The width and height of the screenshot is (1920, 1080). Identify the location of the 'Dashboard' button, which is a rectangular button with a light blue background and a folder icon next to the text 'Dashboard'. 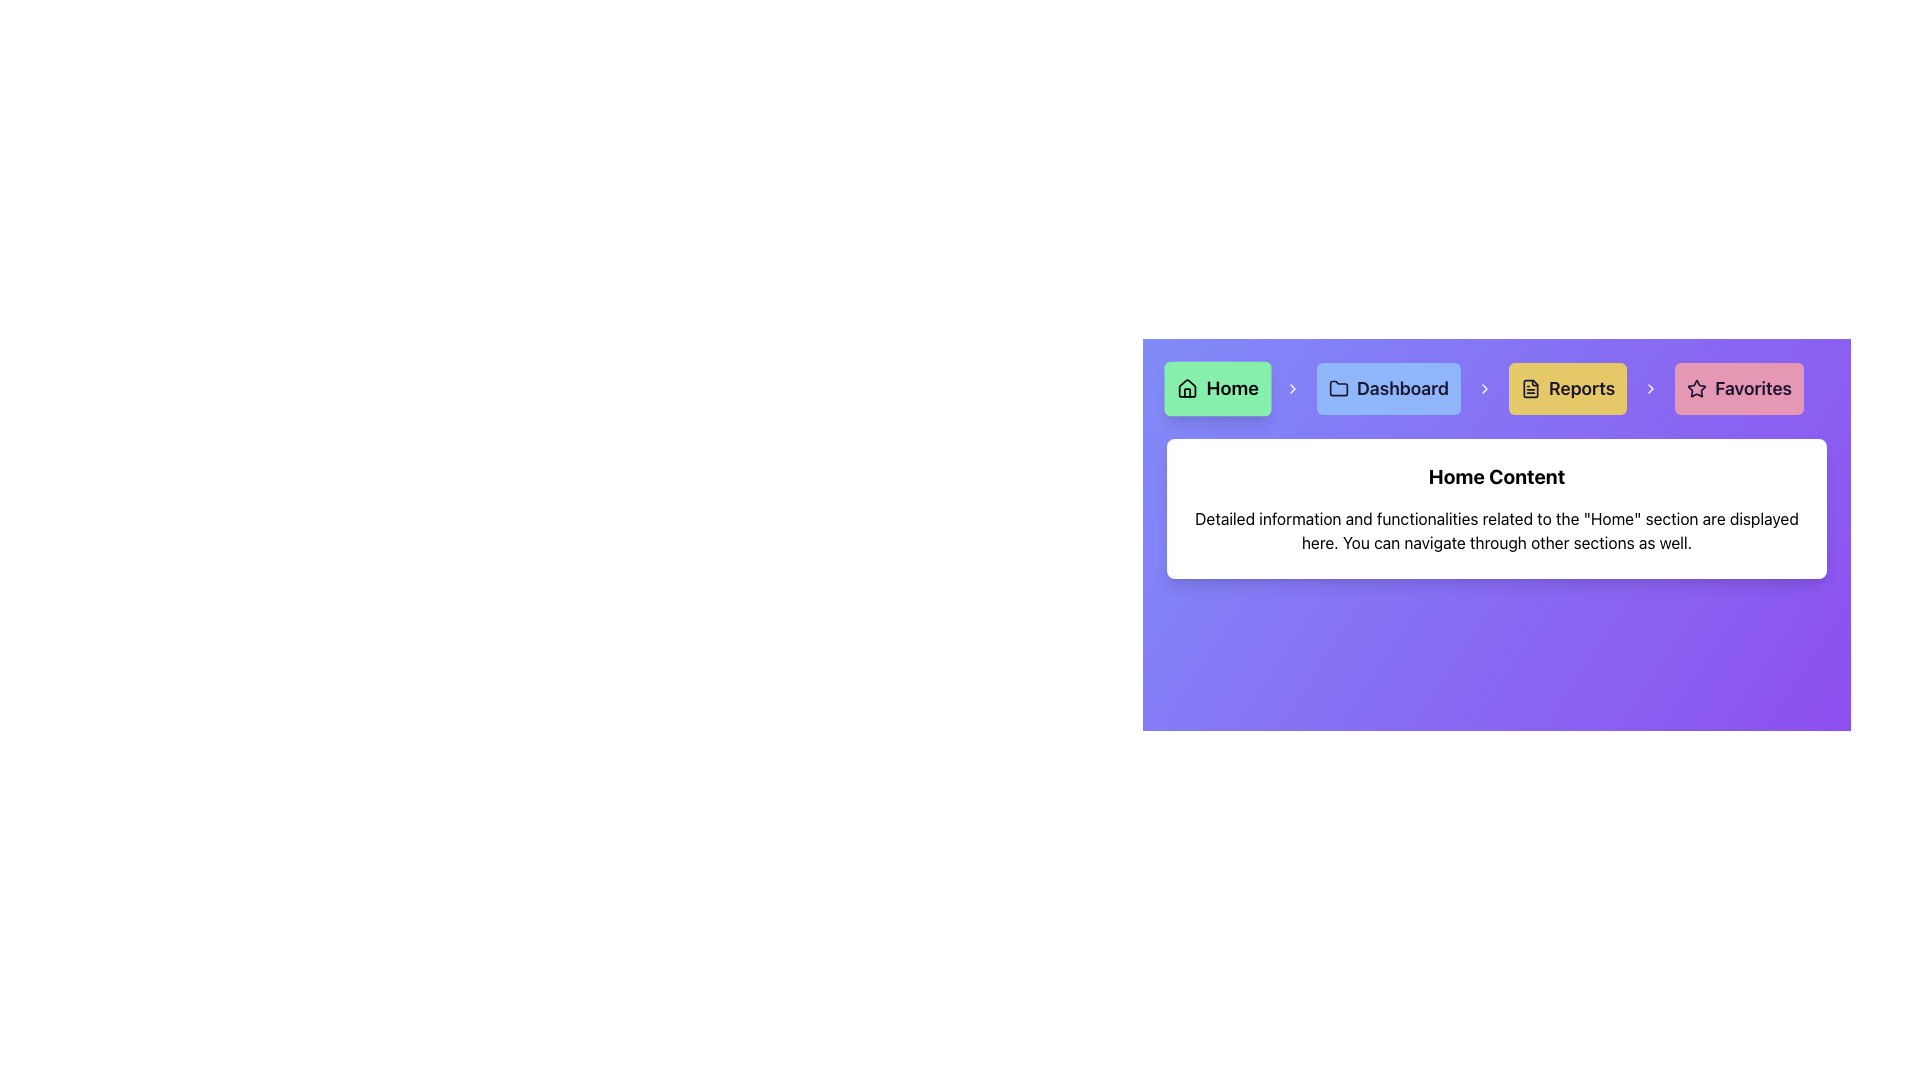
(1387, 389).